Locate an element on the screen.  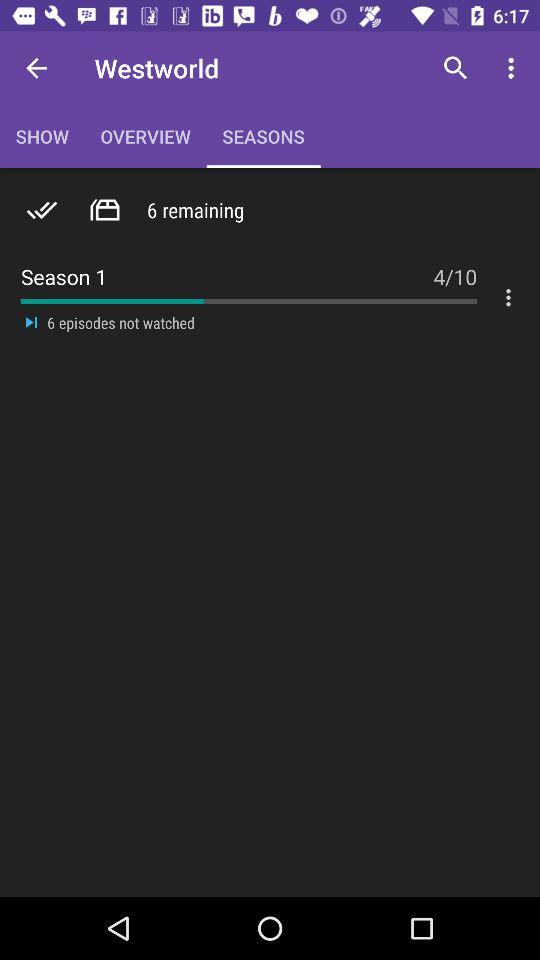
item above show is located at coordinates (36, 68).